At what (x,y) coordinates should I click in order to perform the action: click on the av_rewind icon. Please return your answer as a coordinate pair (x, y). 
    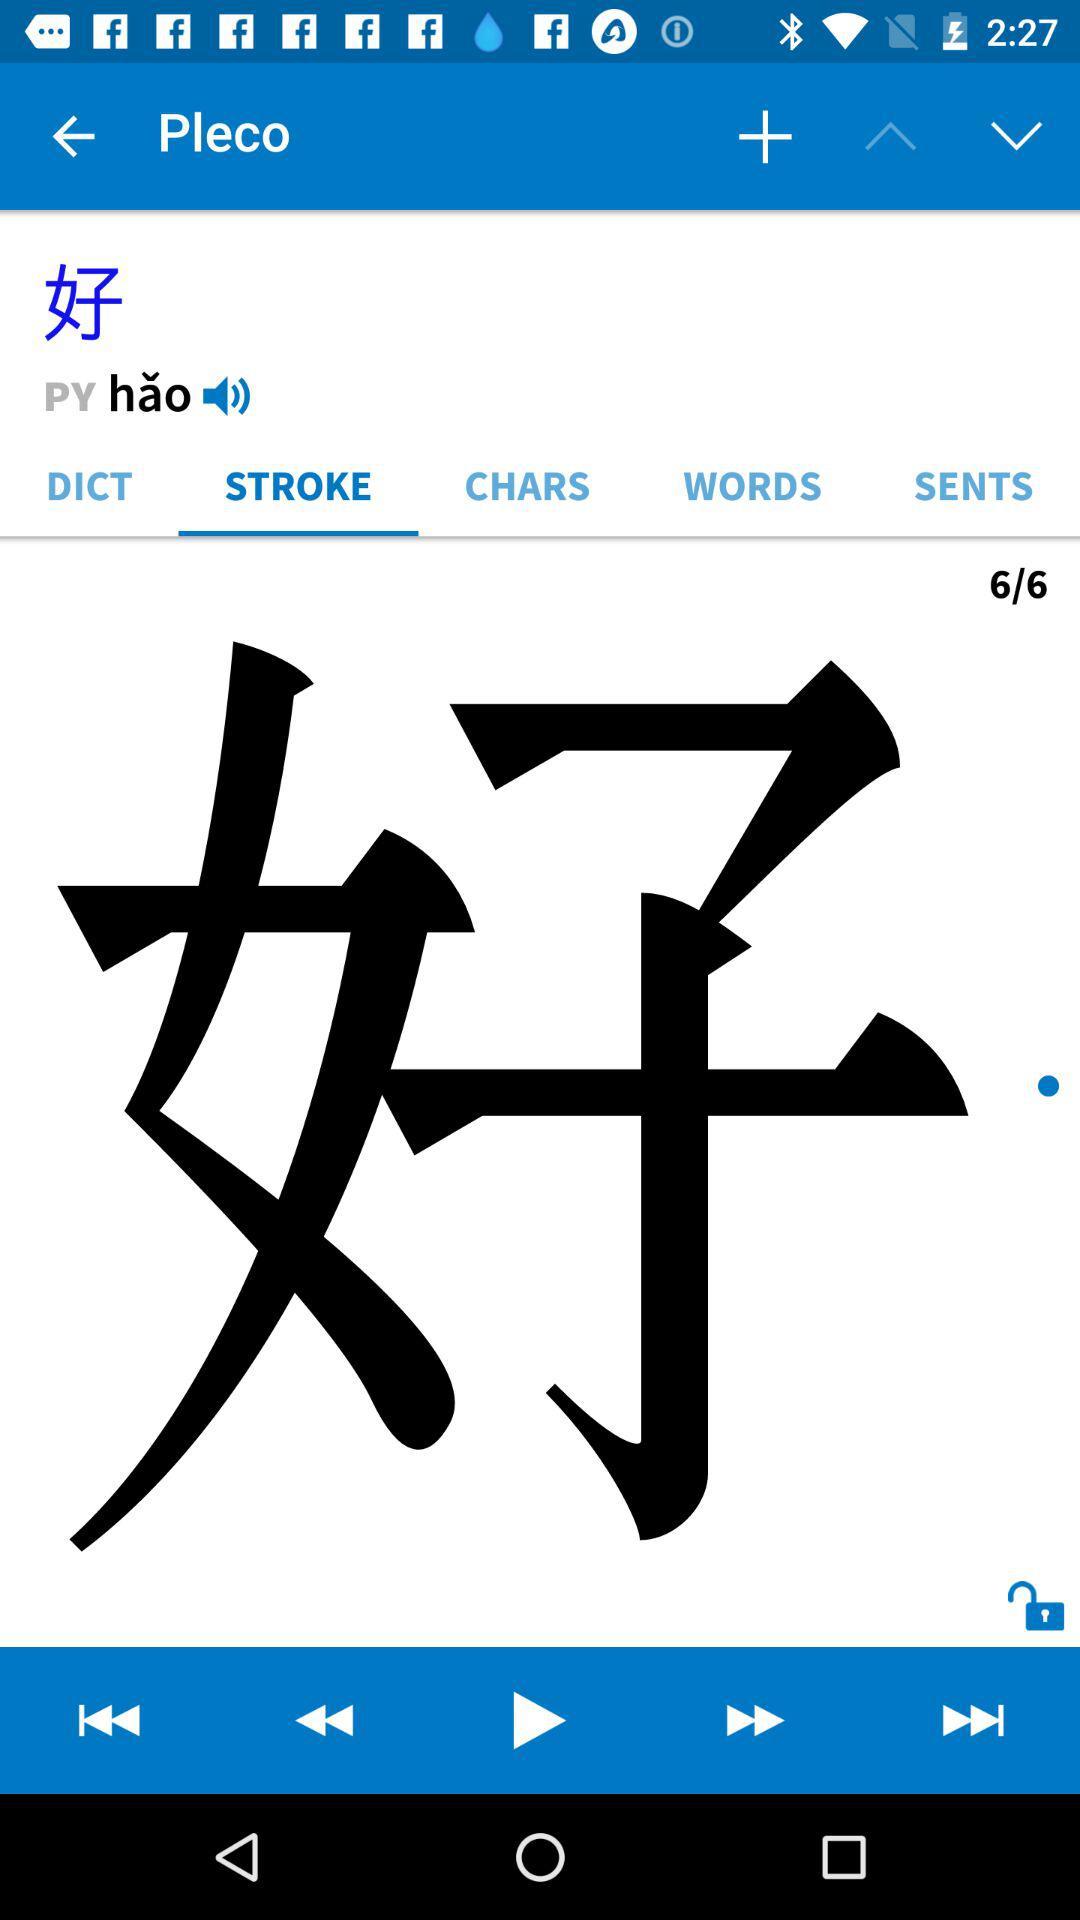
    Looking at the image, I should click on (323, 1719).